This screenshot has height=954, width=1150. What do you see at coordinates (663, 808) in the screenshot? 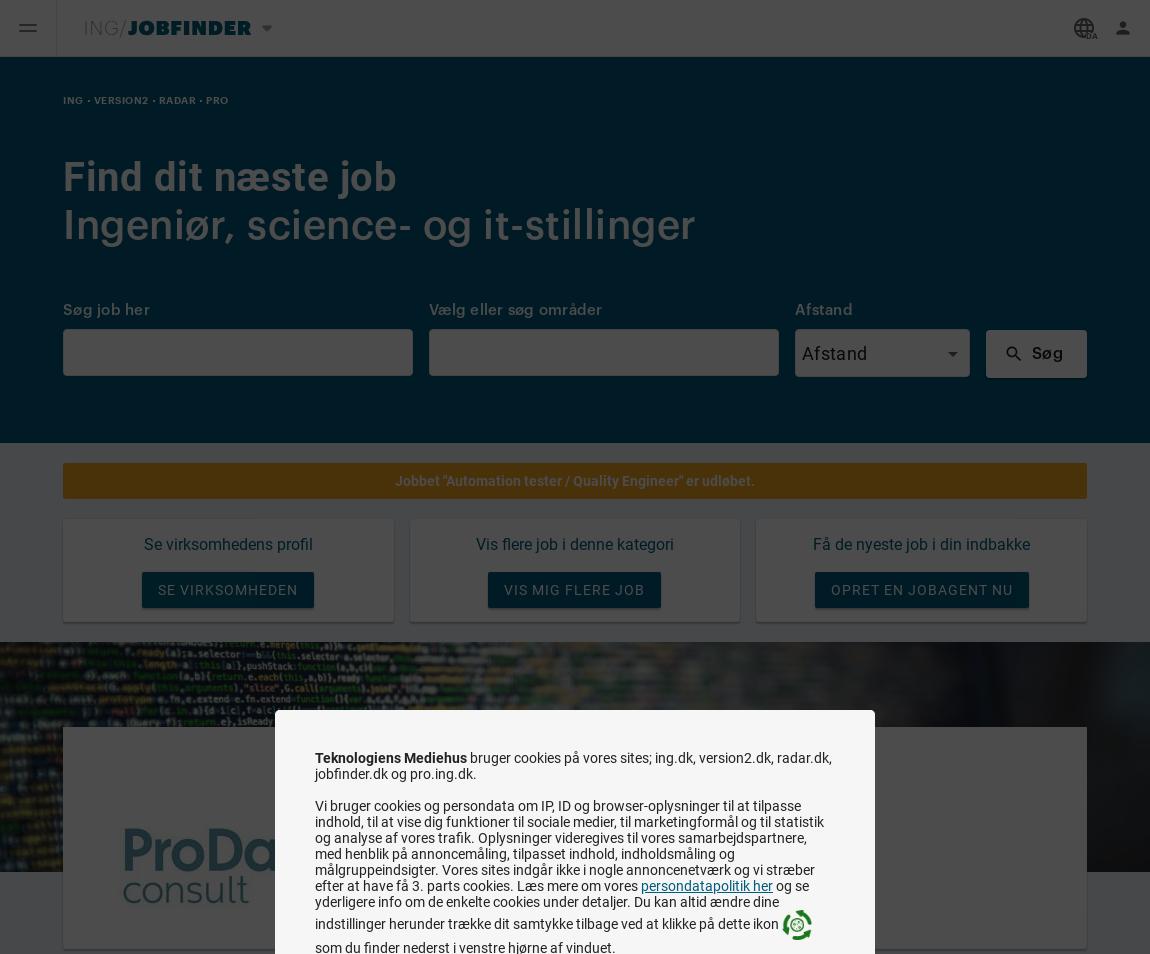
I see `'As quality engineer consultant you will play a central role...'` at bounding box center [663, 808].